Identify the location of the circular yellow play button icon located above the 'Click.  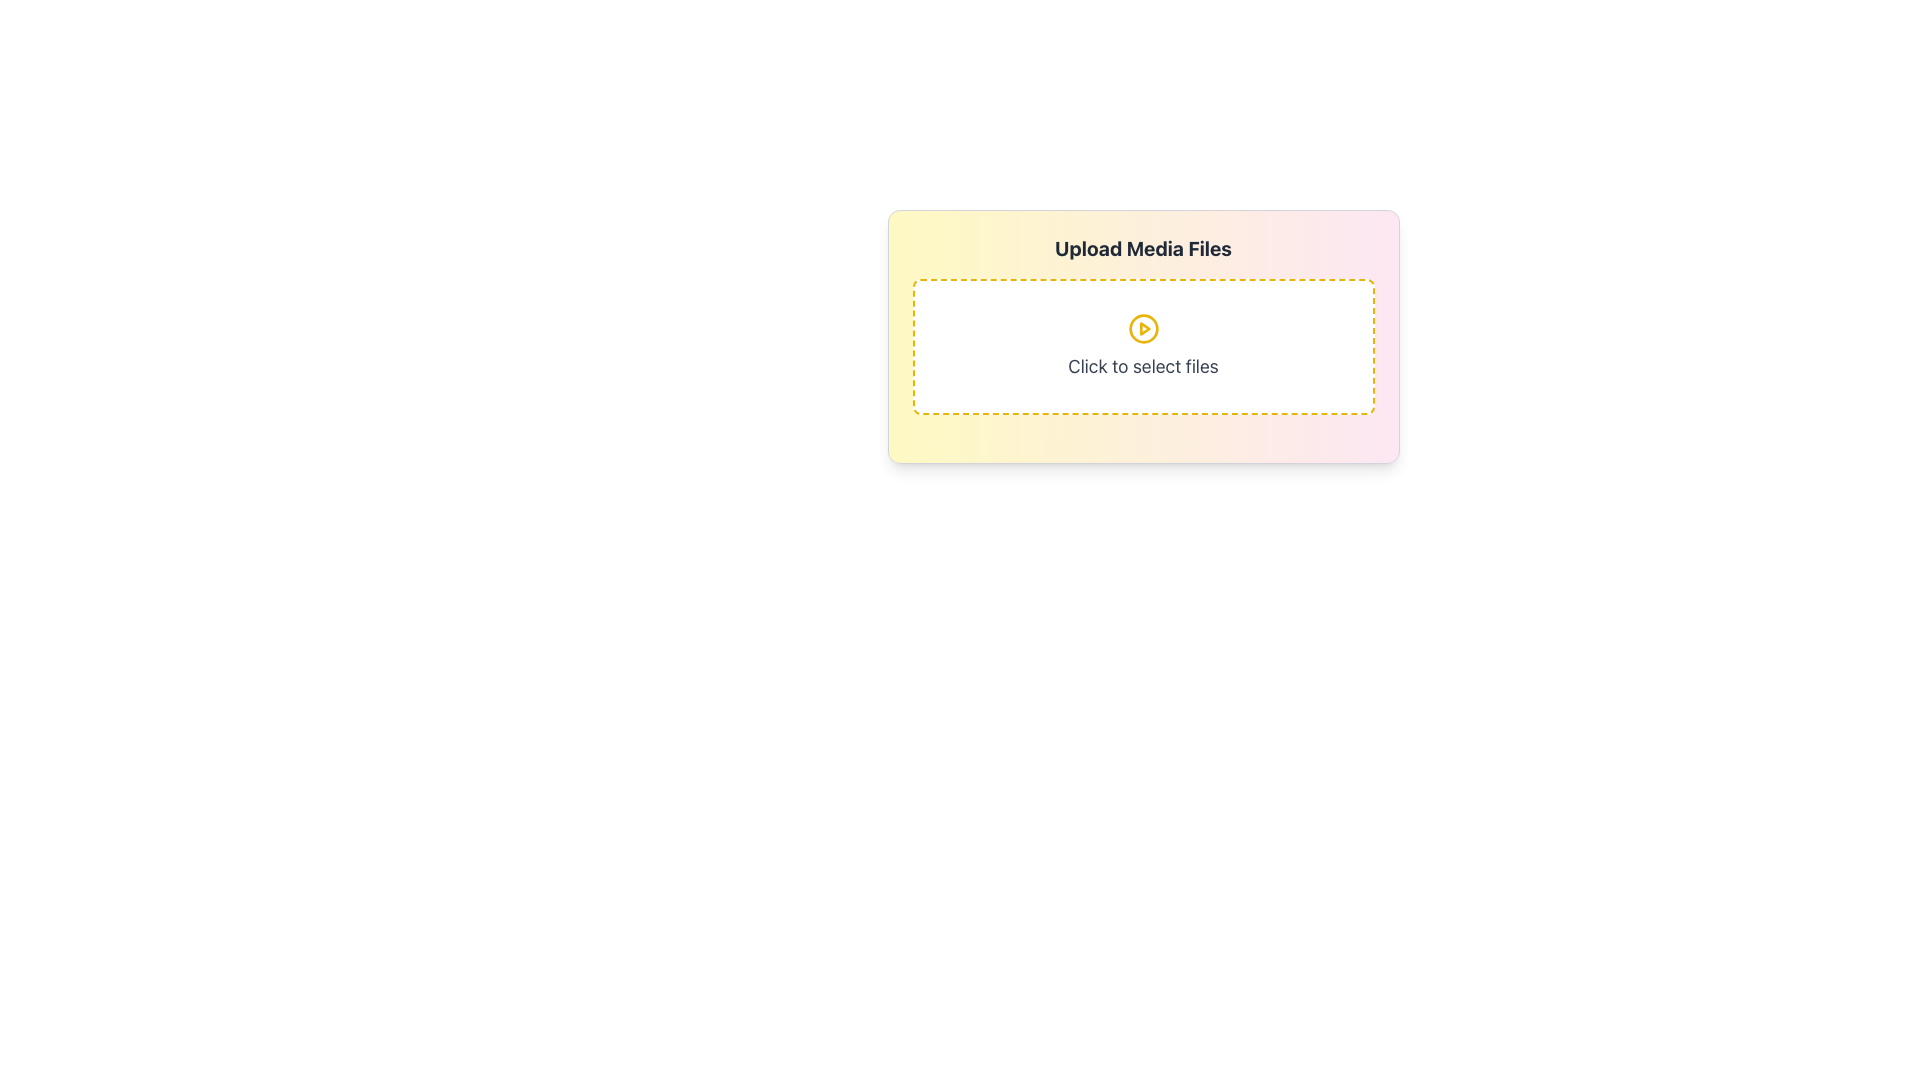
(1143, 327).